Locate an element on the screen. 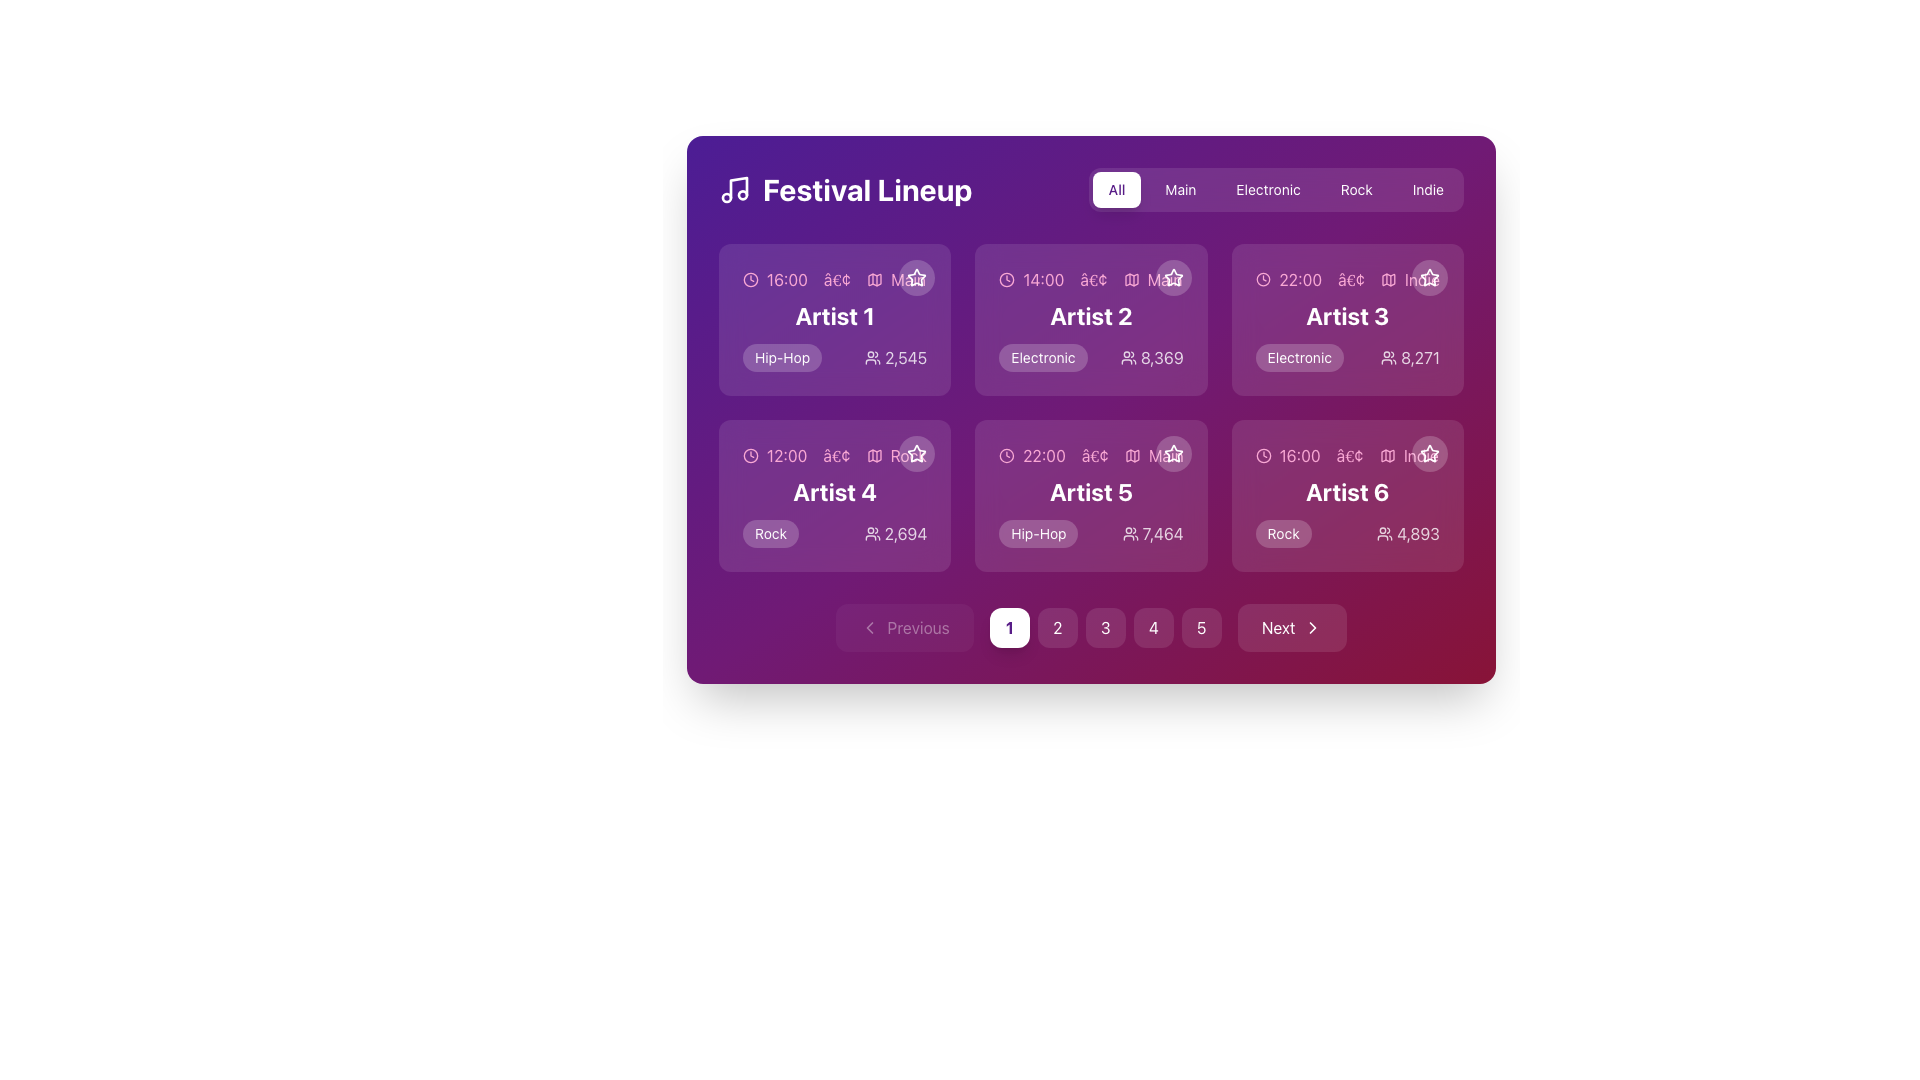 Image resolution: width=1920 pixels, height=1080 pixels. the Tab Bar located below 'Festival Lineup' to filter the displayed items by categories is located at coordinates (1090, 189).